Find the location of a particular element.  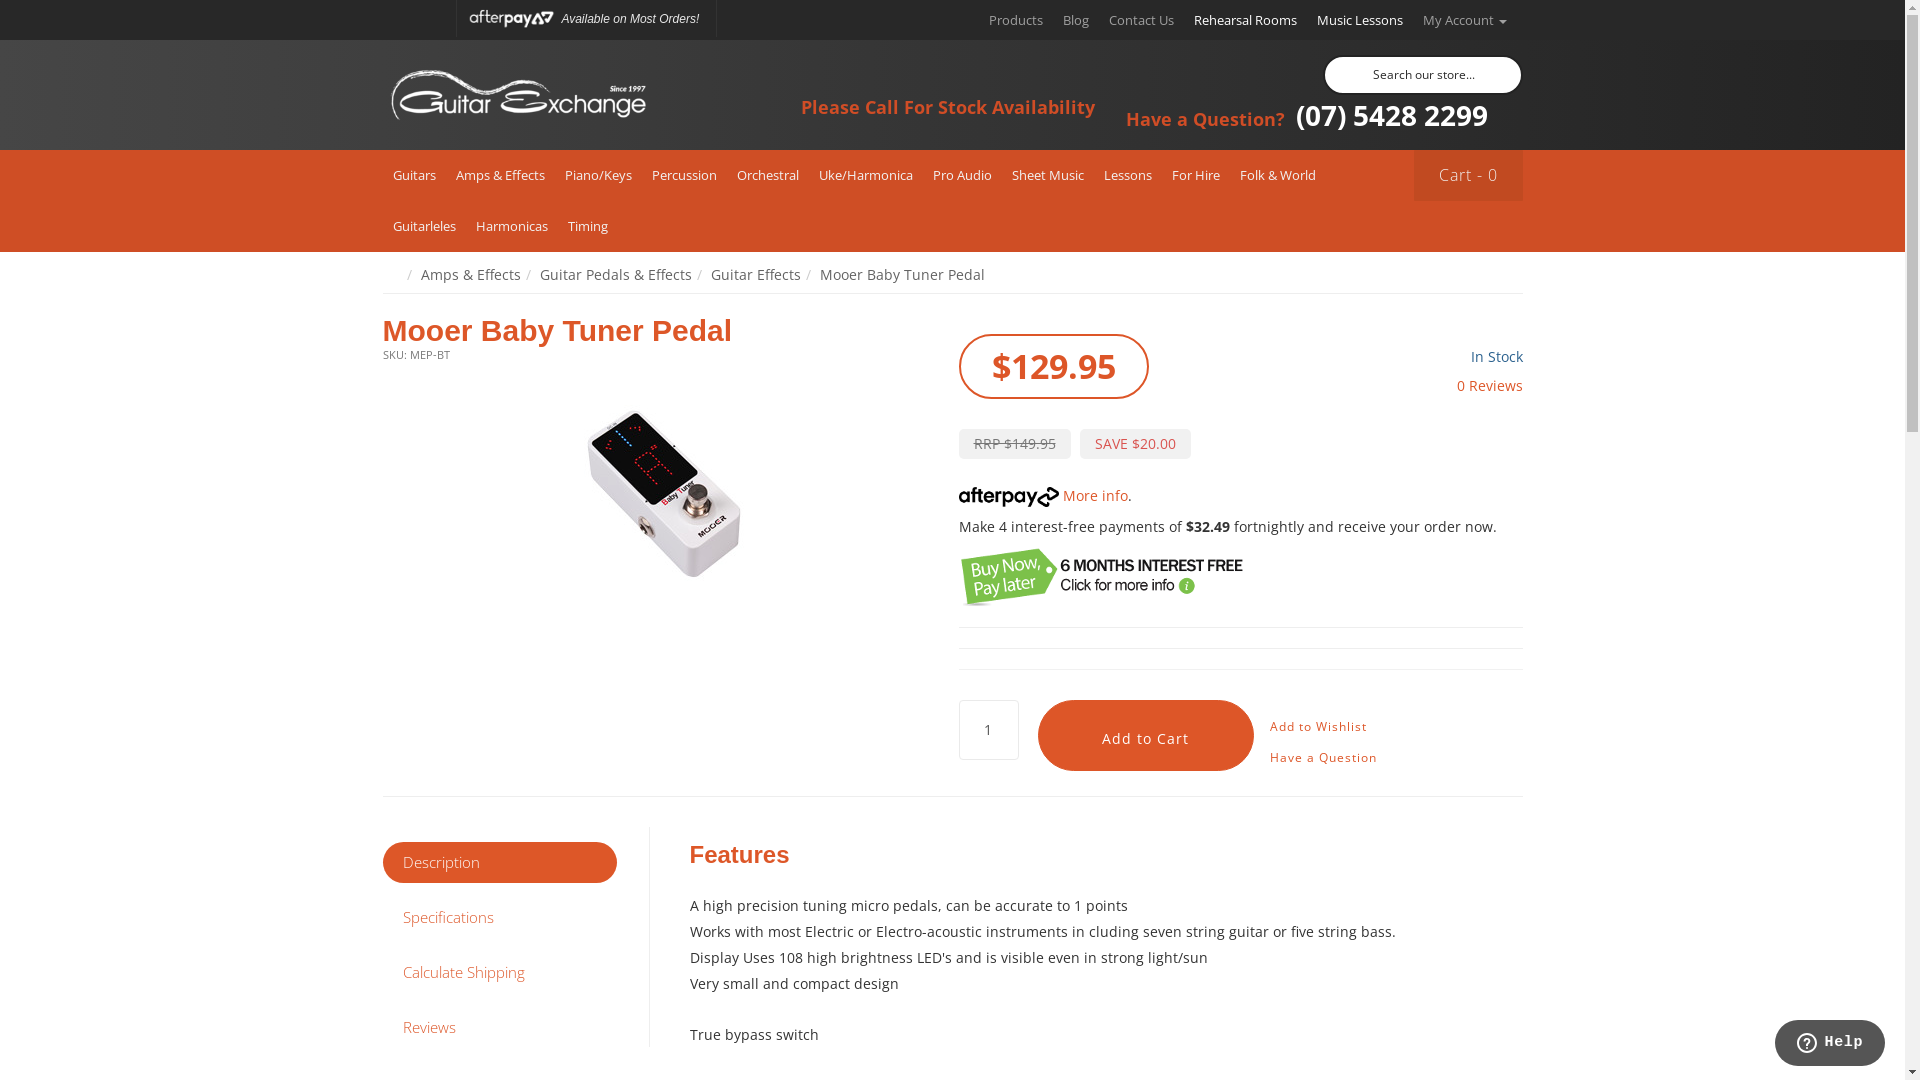

'Pro Audio' is located at coordinates (961, 174).